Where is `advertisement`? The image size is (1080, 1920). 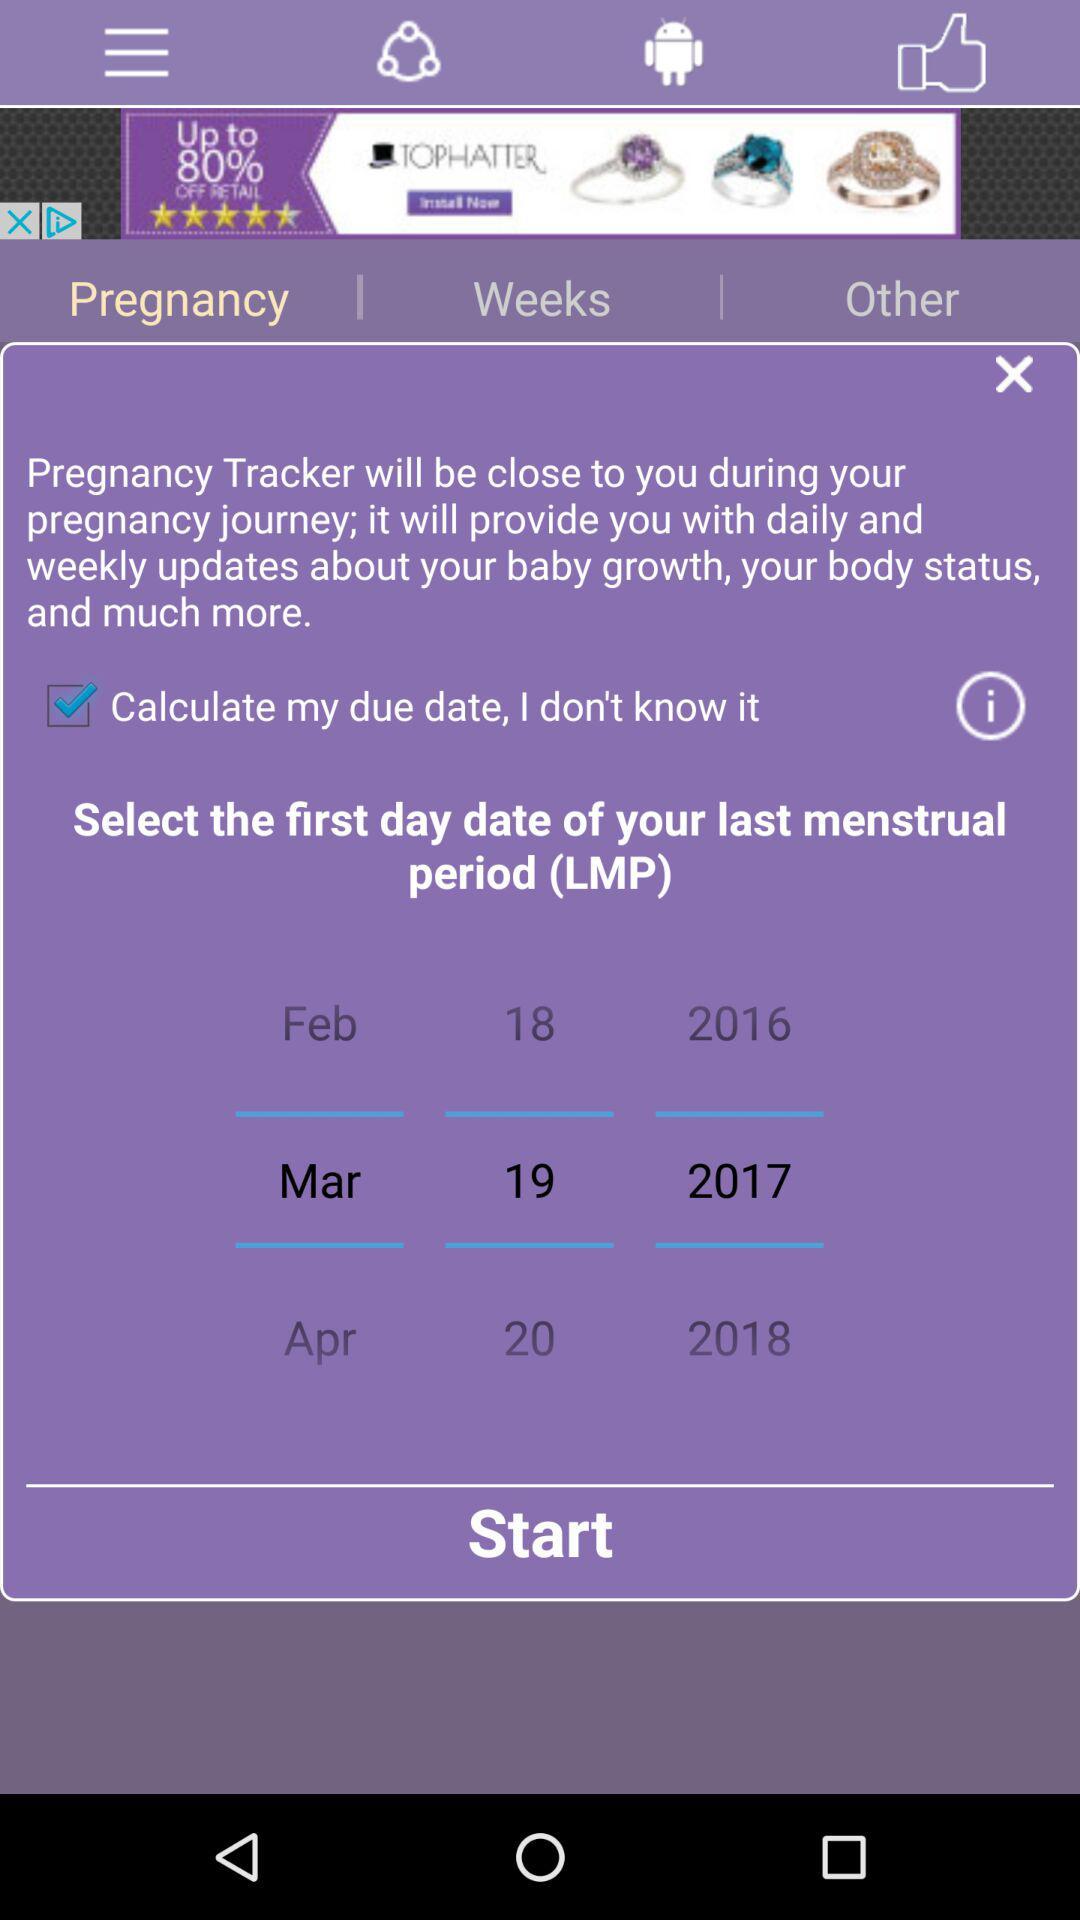 advertisement is located at coordinates (407, 52).